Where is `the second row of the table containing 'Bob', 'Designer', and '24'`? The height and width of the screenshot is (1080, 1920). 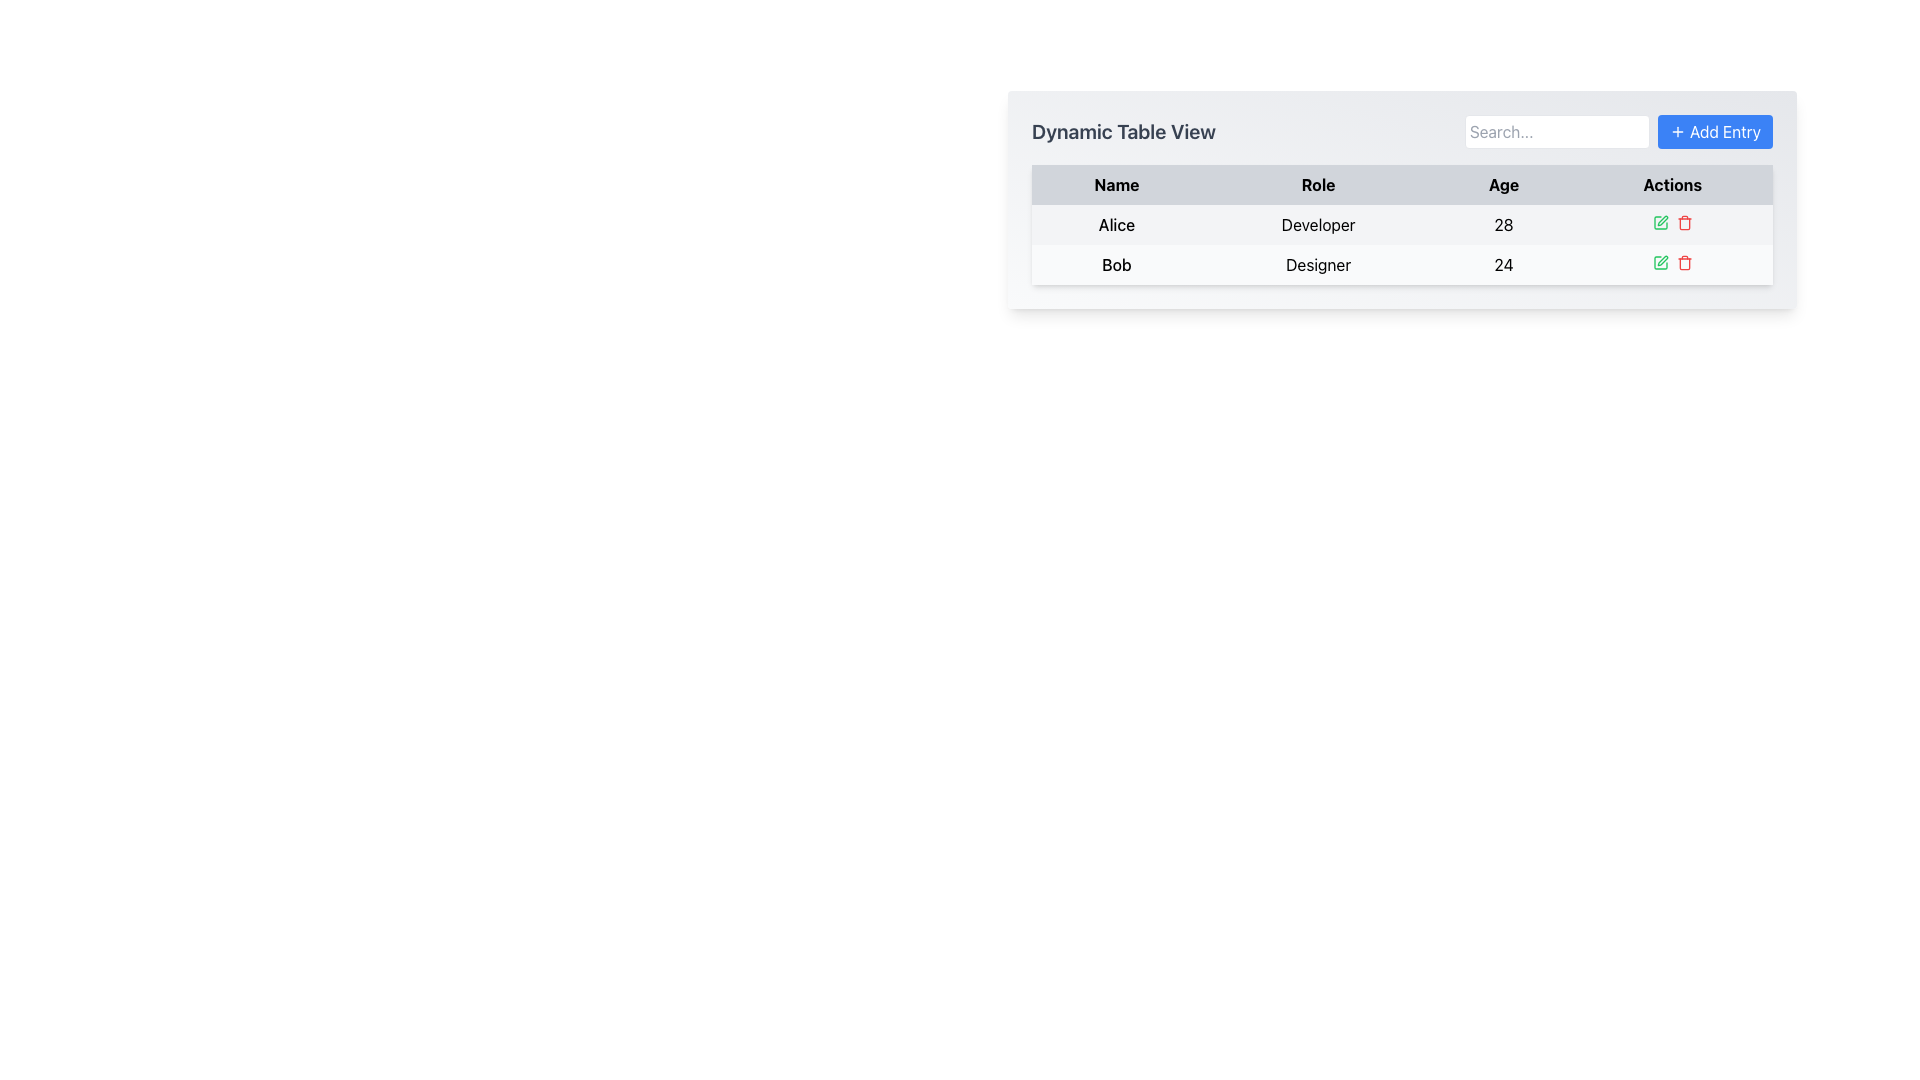
the second row of the table containing 'Bob', 'Designer', and '24' is located at coordinates (1401, 264).